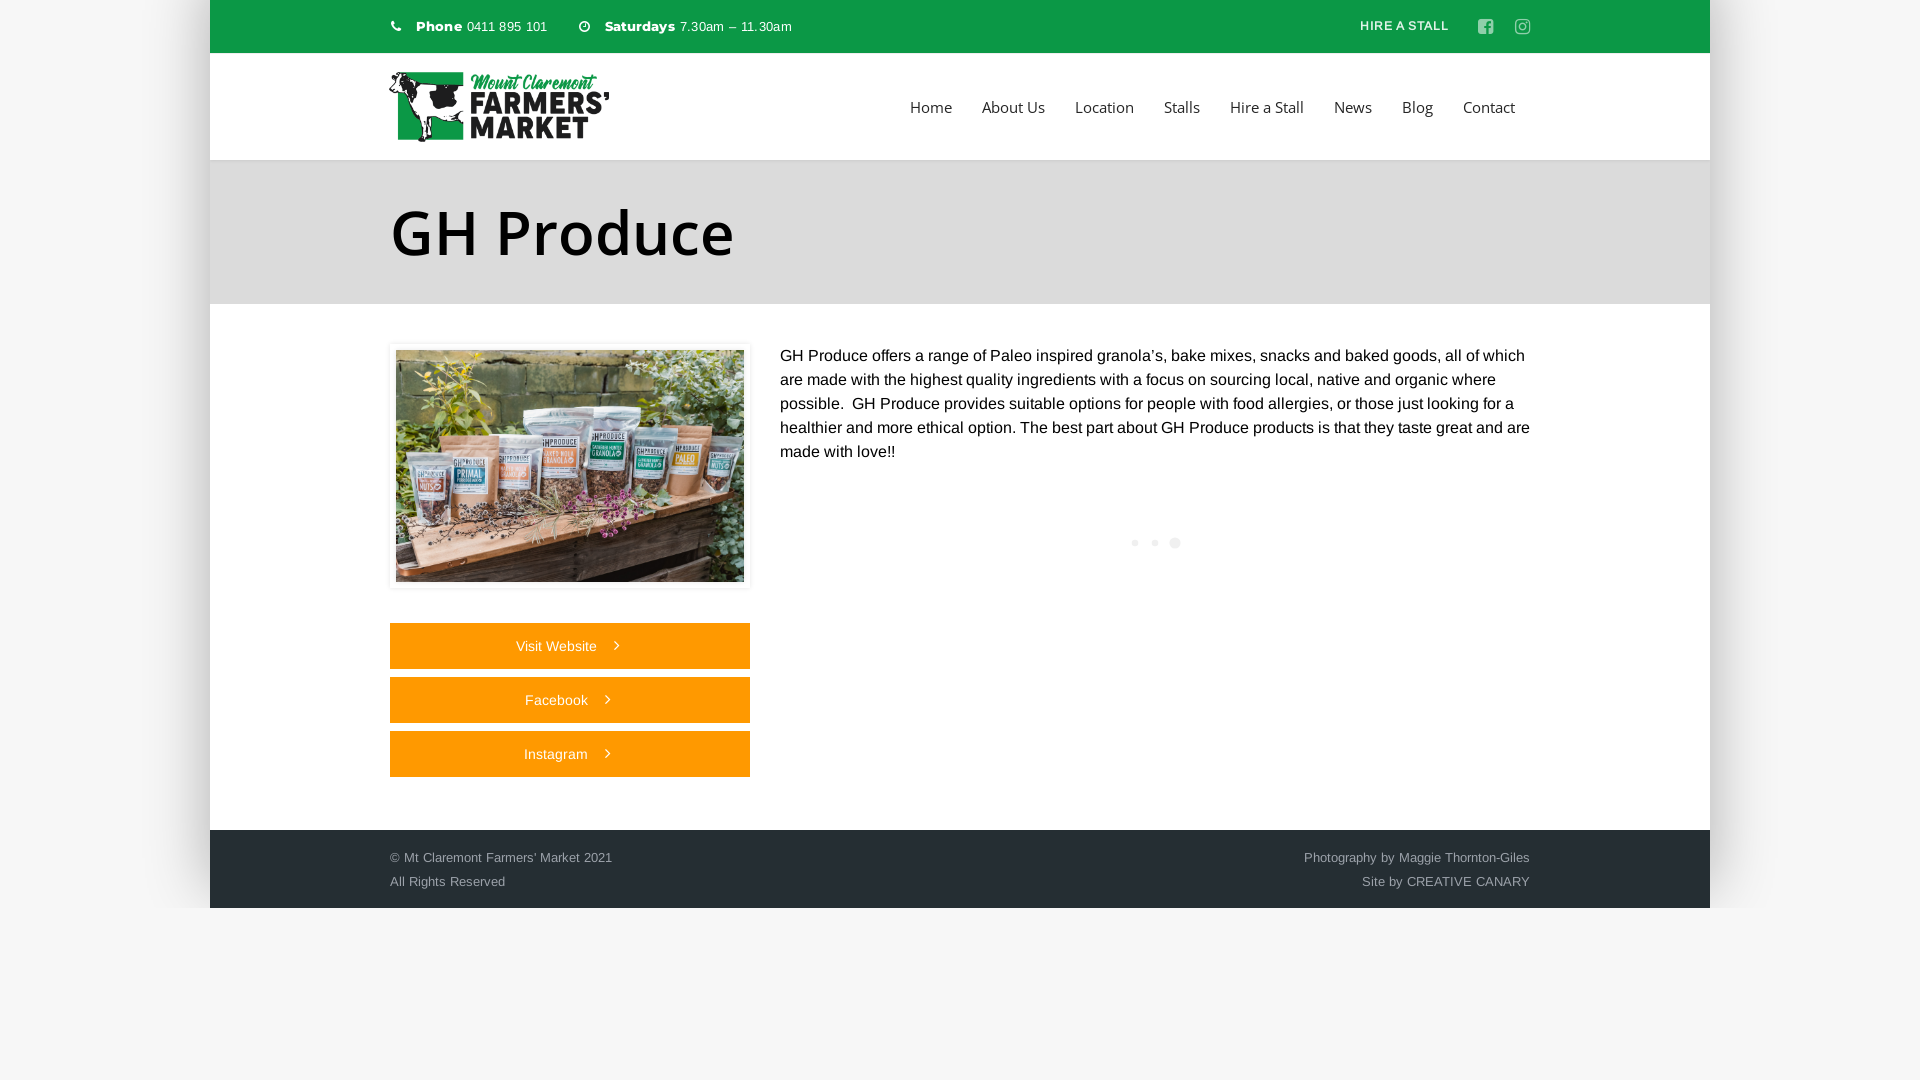  What do you see at coordinates (569, 698) in the screenshot?
I see `'Facebook'` at bounding box center [569, 698].